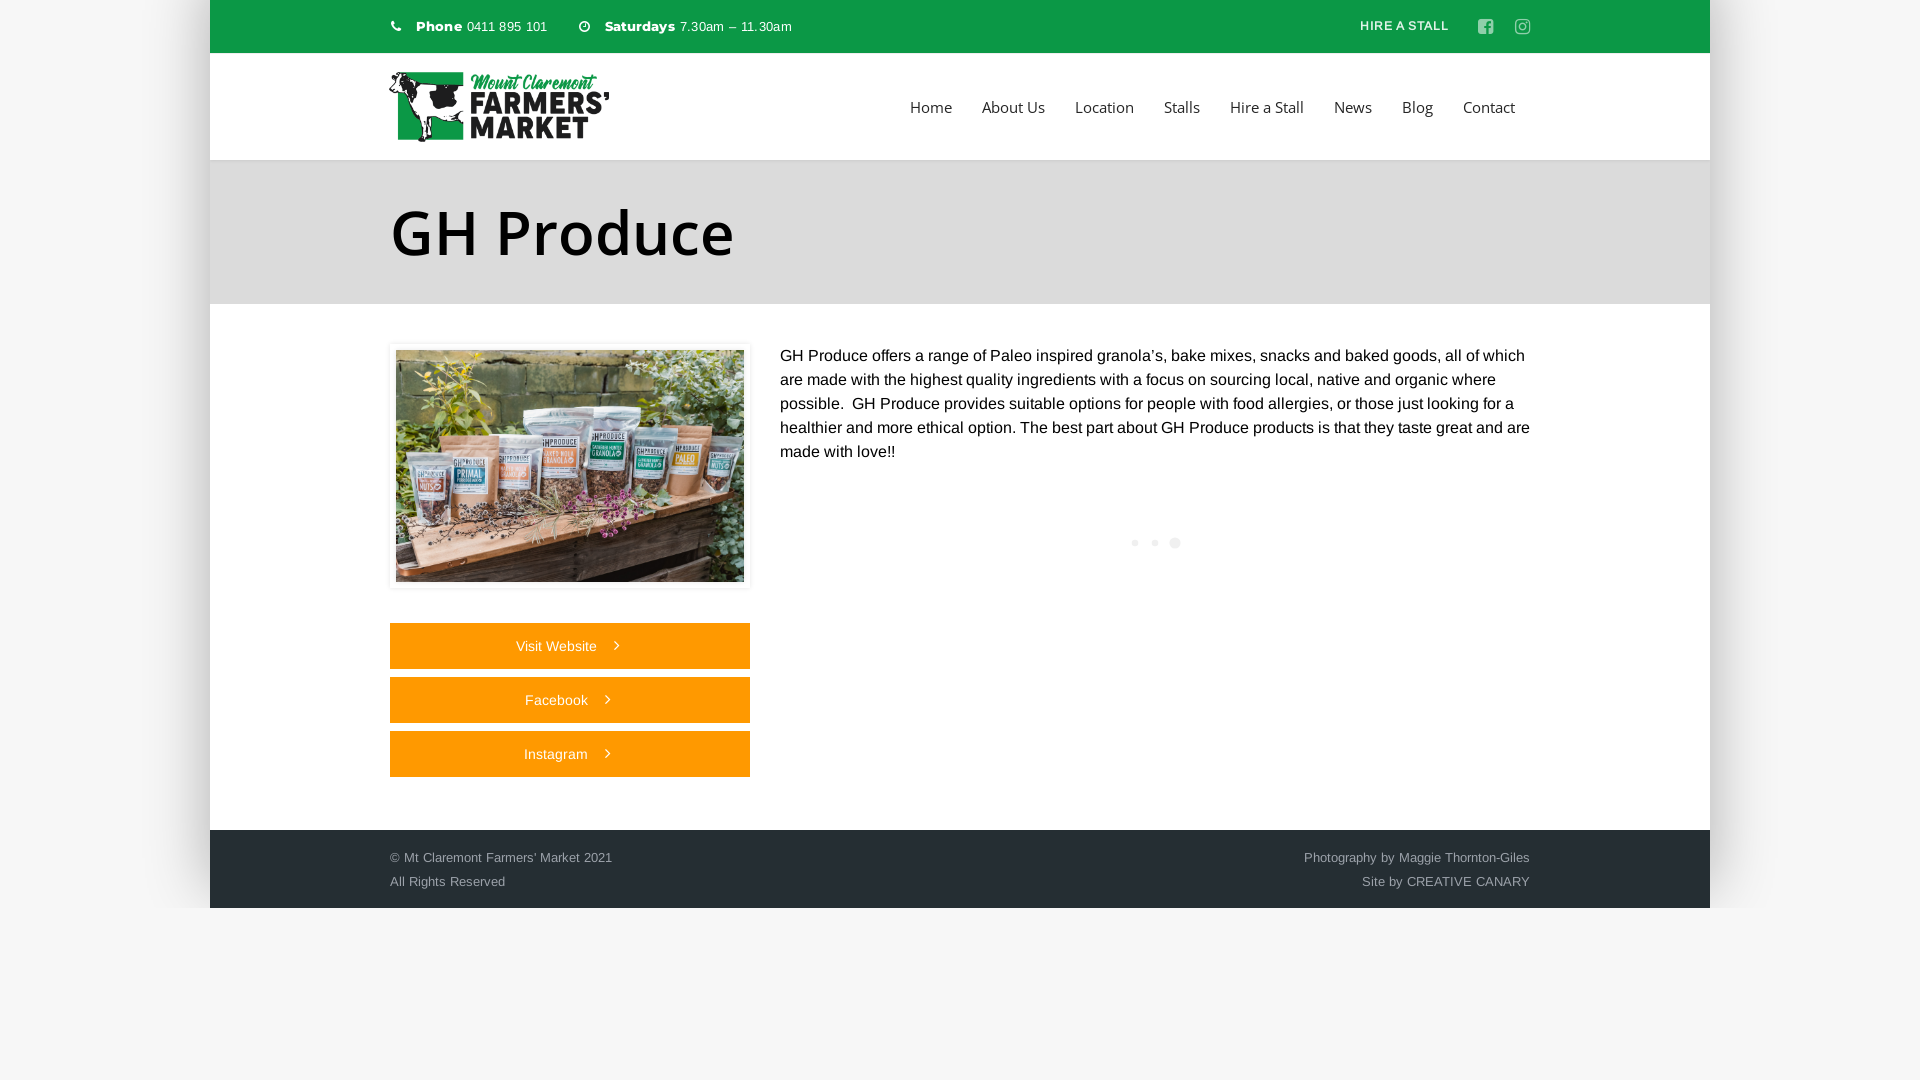  What do you see at coordinates (569, 698) in the screenshot?
I see `'Facebook'` at bounding box center [569, 698].